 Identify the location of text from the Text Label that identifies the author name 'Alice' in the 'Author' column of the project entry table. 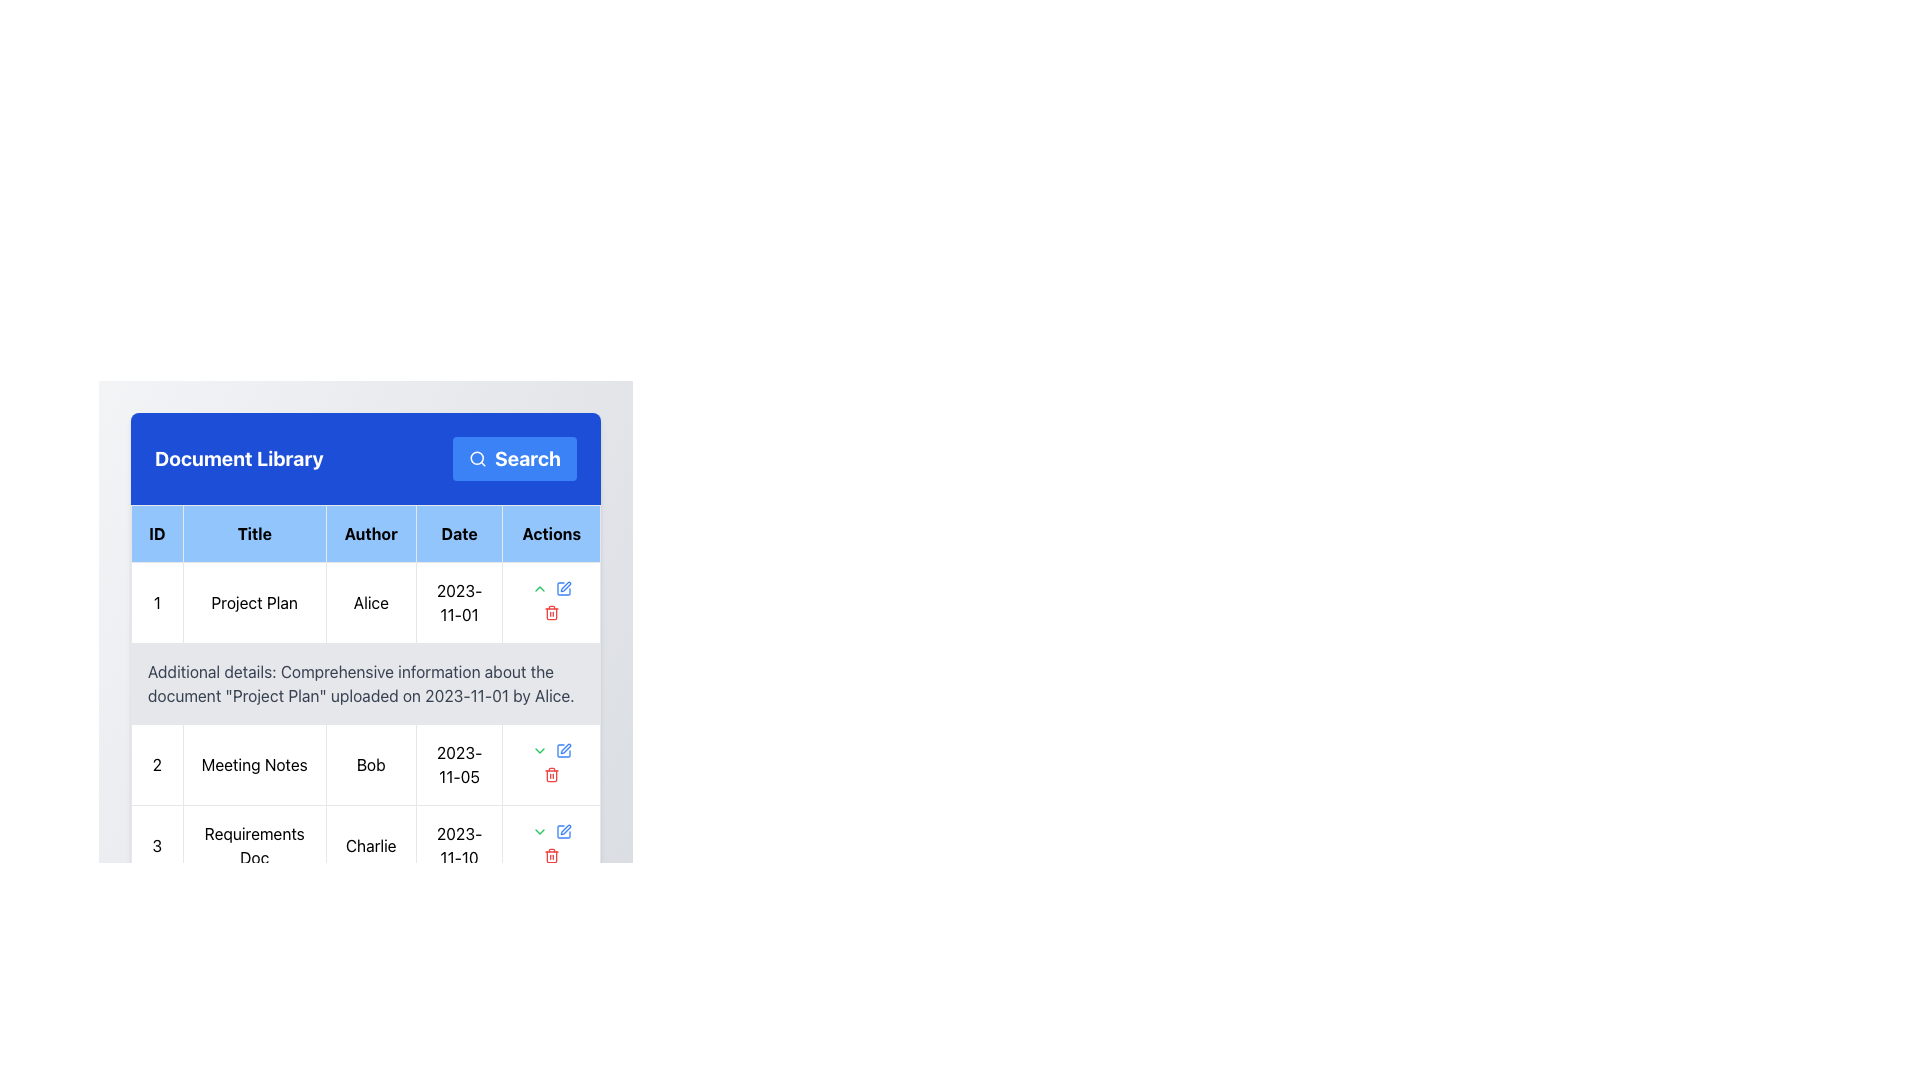
(371, 601).